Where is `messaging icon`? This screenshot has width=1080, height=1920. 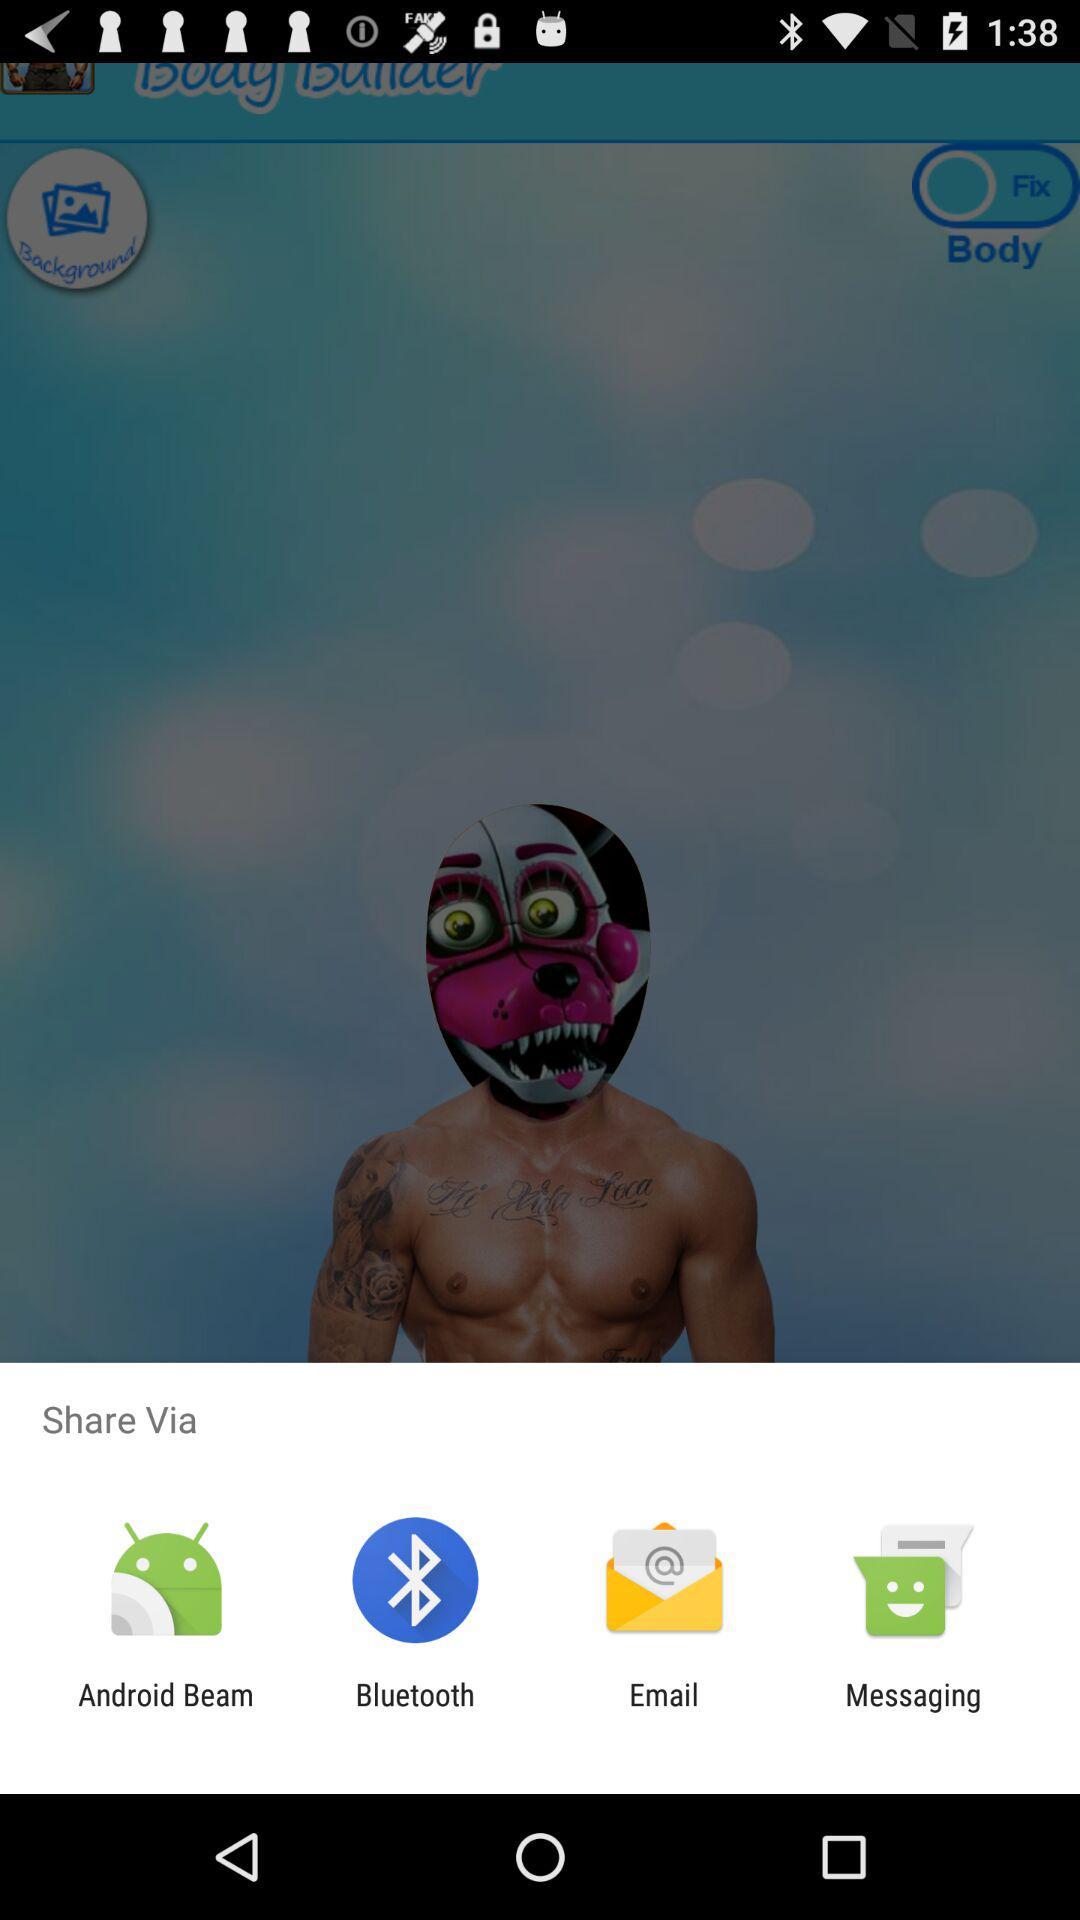
messaging icon is located at coordinates (913, 1711).